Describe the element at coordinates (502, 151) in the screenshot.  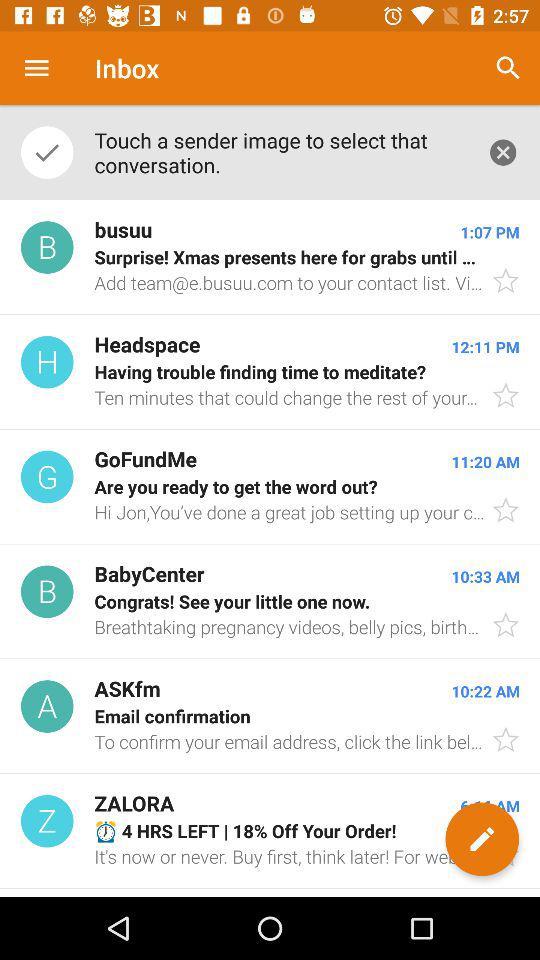
I see `the icon to the right of touch a sender icon` at that location.